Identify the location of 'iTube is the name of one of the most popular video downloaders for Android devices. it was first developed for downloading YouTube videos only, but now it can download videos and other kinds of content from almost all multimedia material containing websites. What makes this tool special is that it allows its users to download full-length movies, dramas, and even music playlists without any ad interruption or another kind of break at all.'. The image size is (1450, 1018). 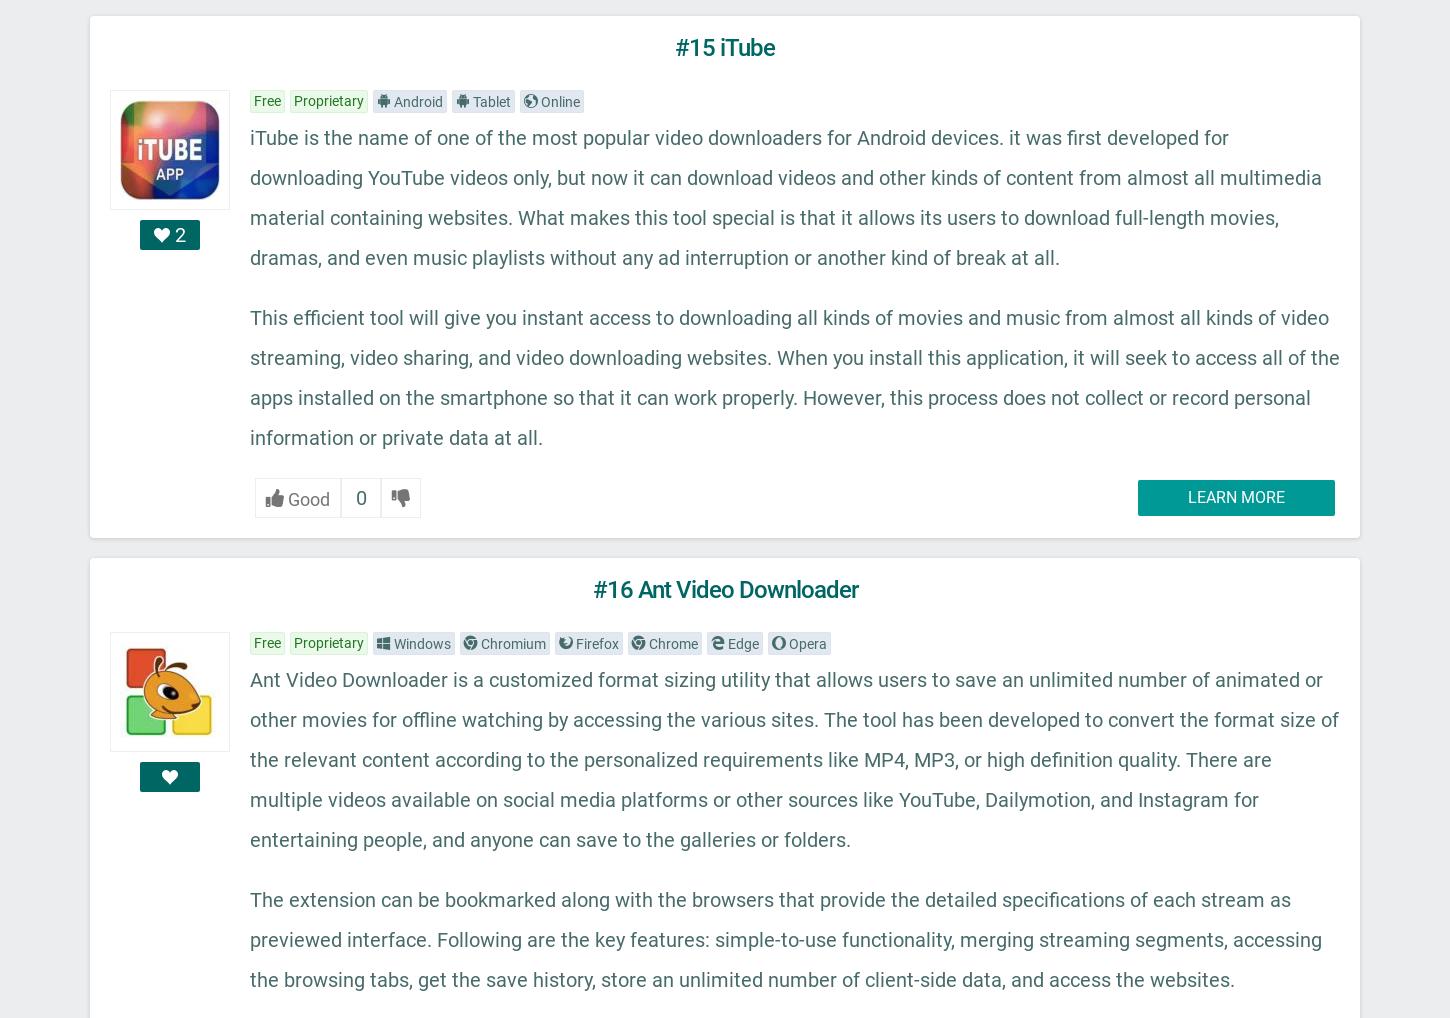
(786, 198).